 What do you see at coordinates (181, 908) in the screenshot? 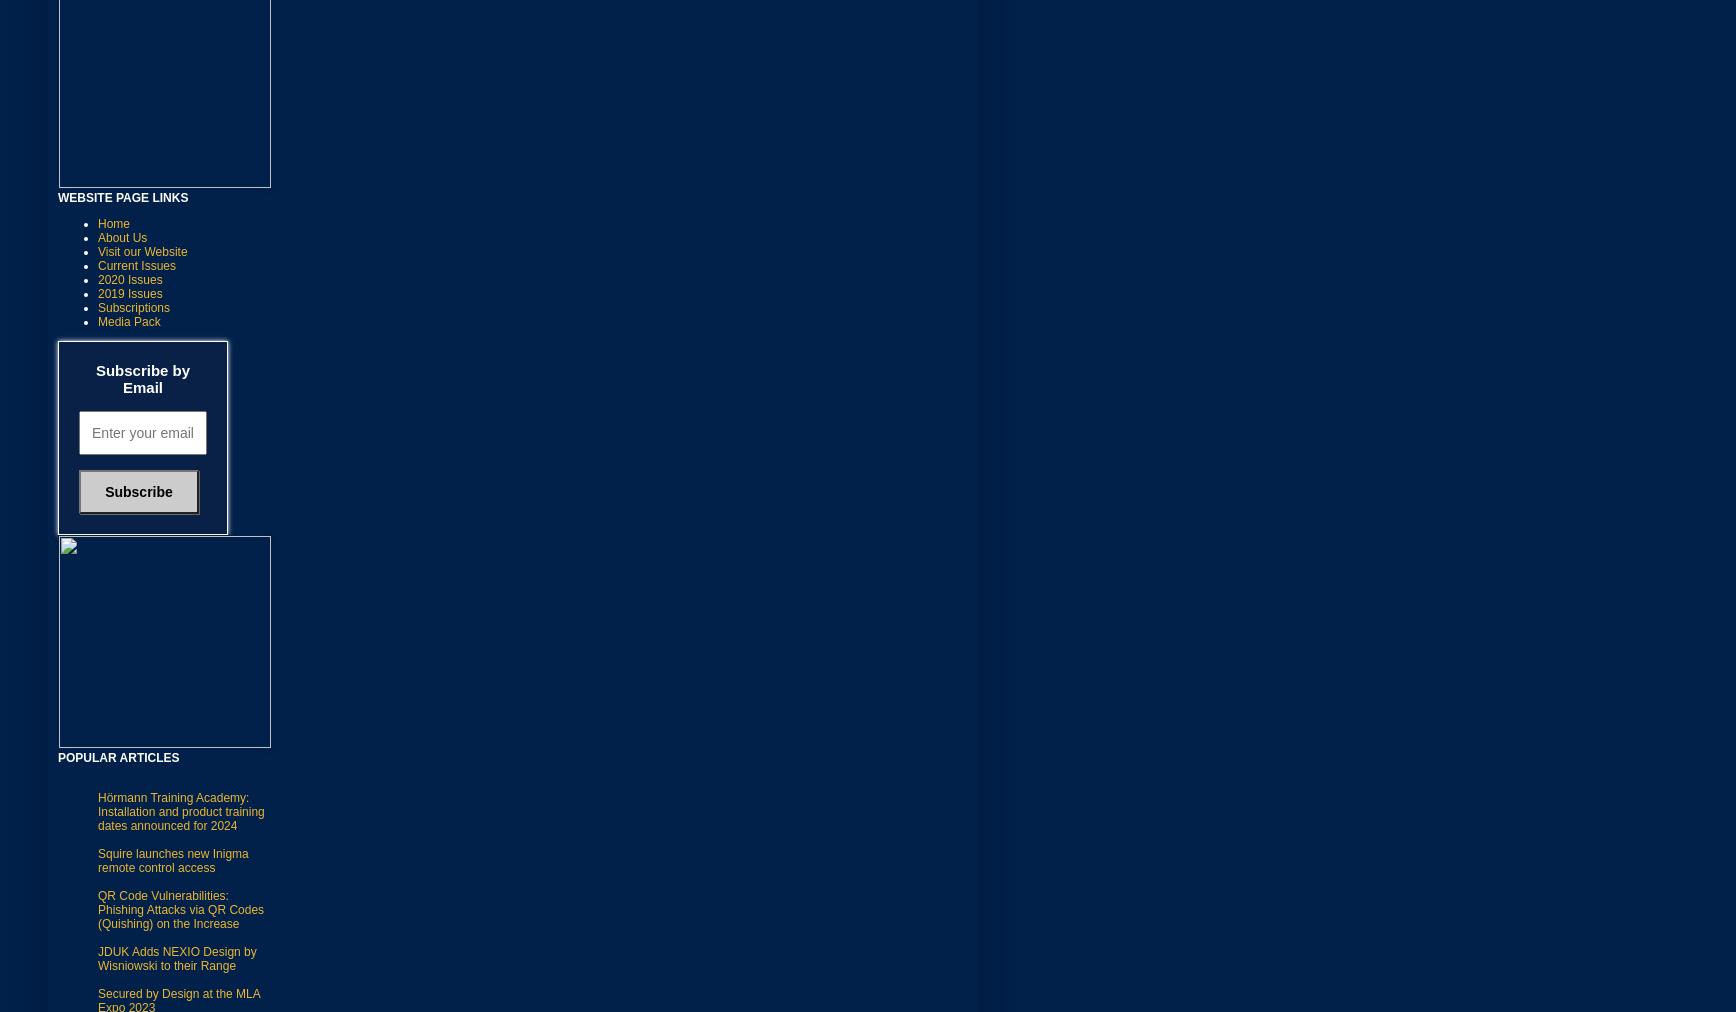
I see `'QR Code Vulnerabilities: Phishing Attacks via QR Codes (Quishing) on the Increase'` at bounding box center [181, 908].